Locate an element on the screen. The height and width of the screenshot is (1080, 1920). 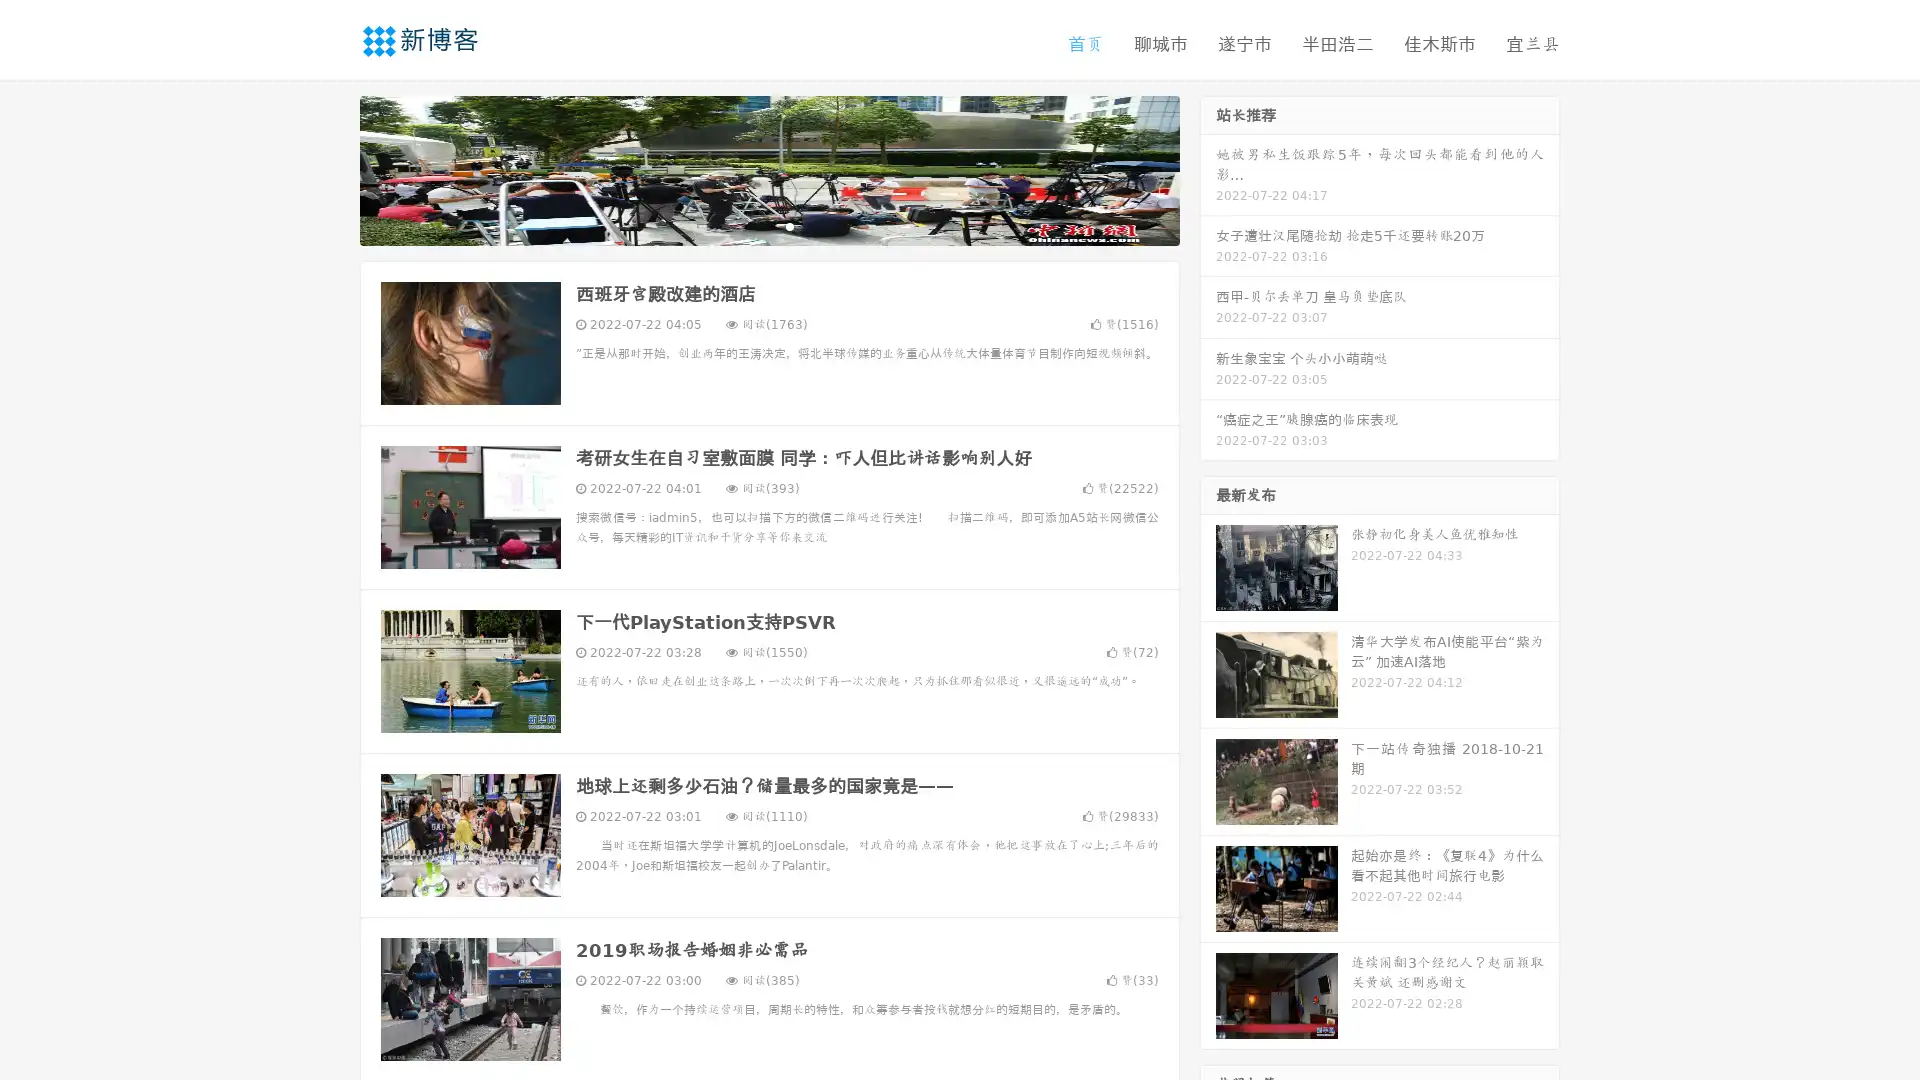
Go to slide 1 is located at coordinates (748, 225).